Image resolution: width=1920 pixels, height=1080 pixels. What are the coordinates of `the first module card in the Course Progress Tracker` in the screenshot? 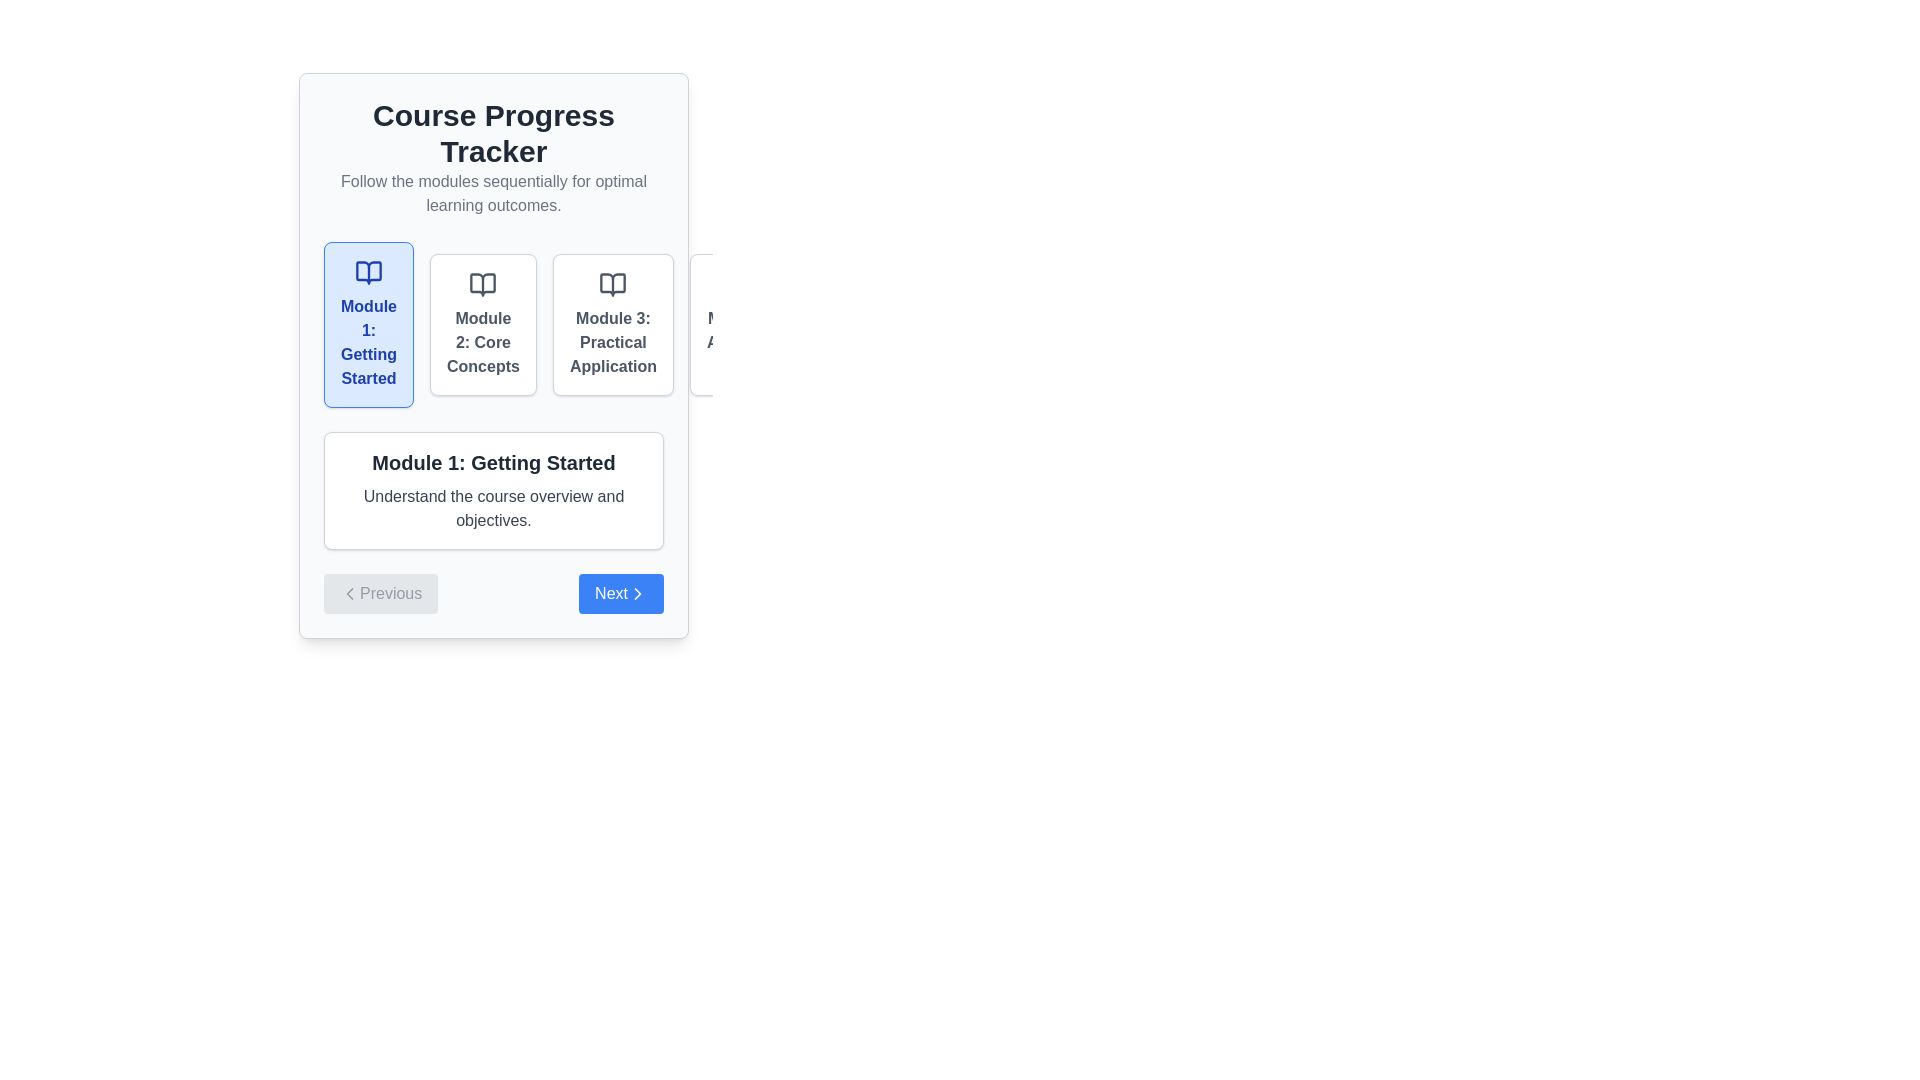 It's located at (369, 323).